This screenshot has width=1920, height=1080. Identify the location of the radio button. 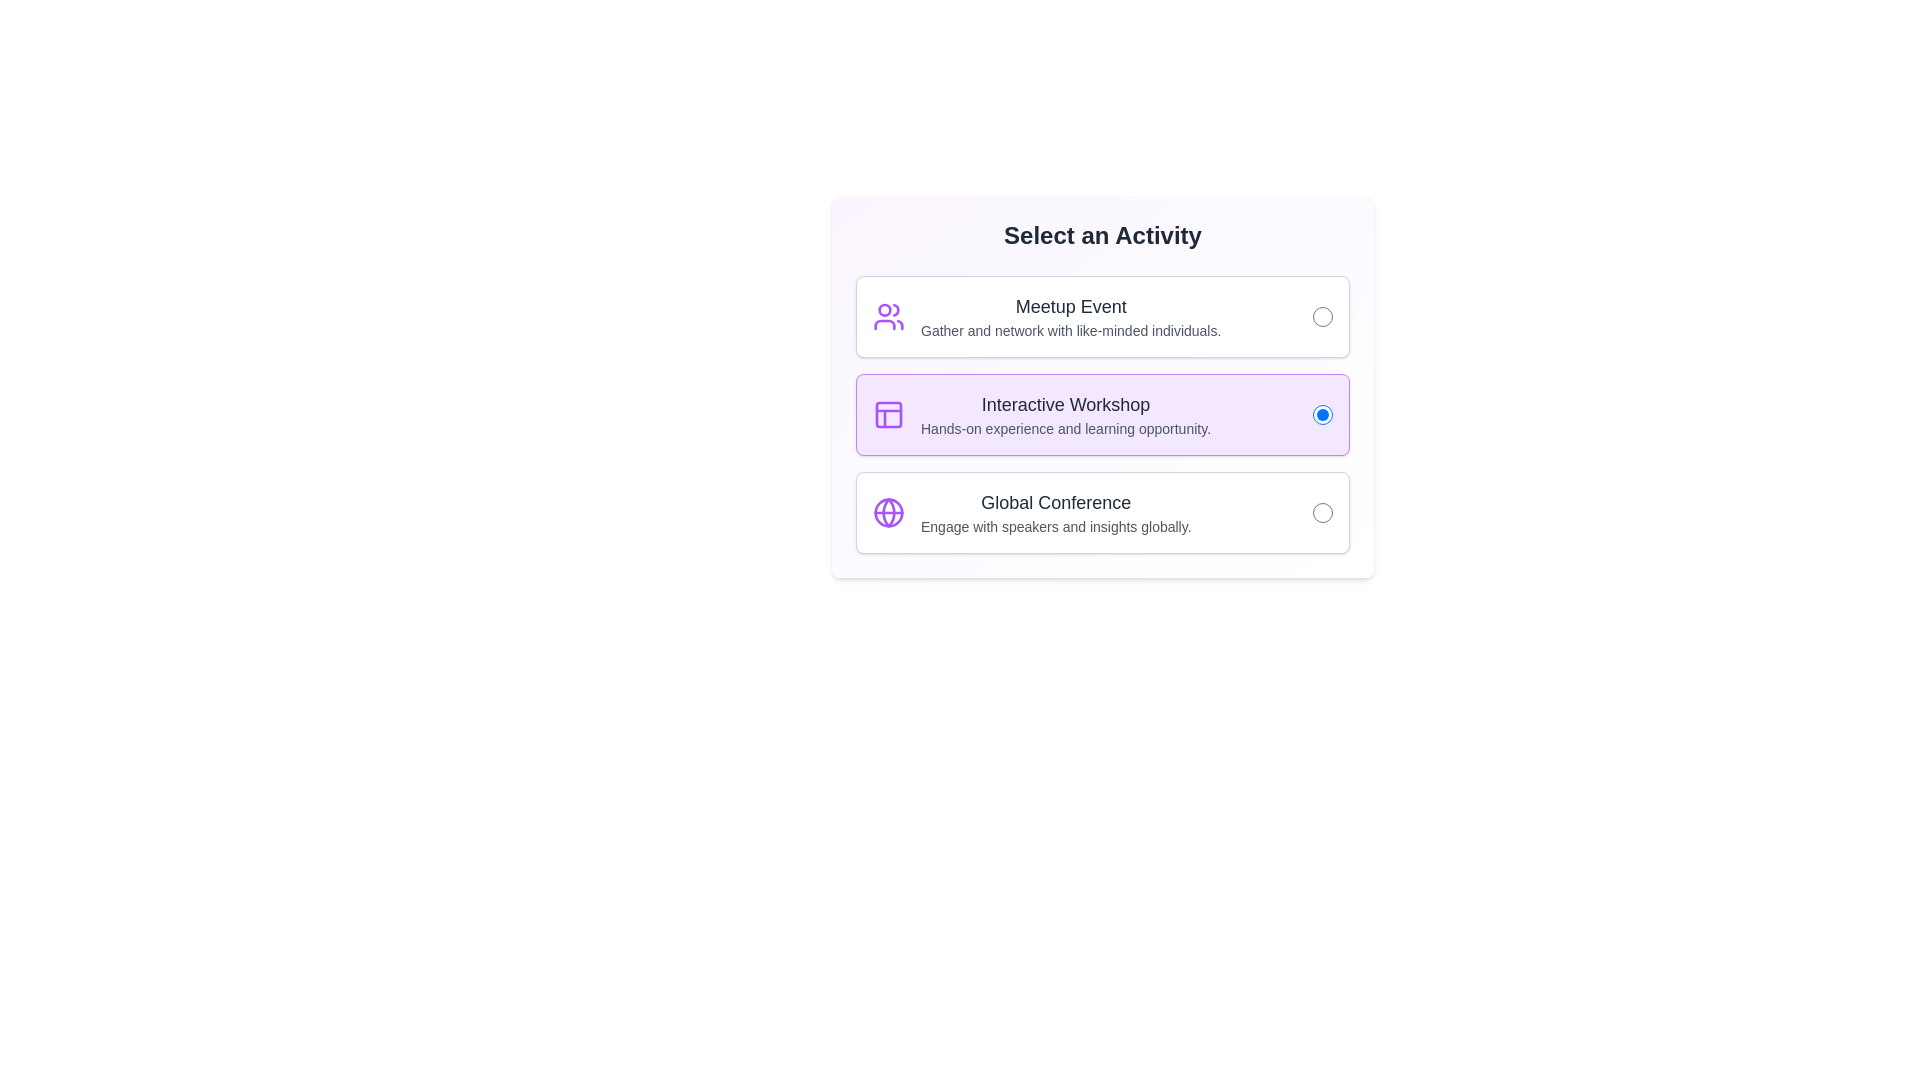
(1323, 414).